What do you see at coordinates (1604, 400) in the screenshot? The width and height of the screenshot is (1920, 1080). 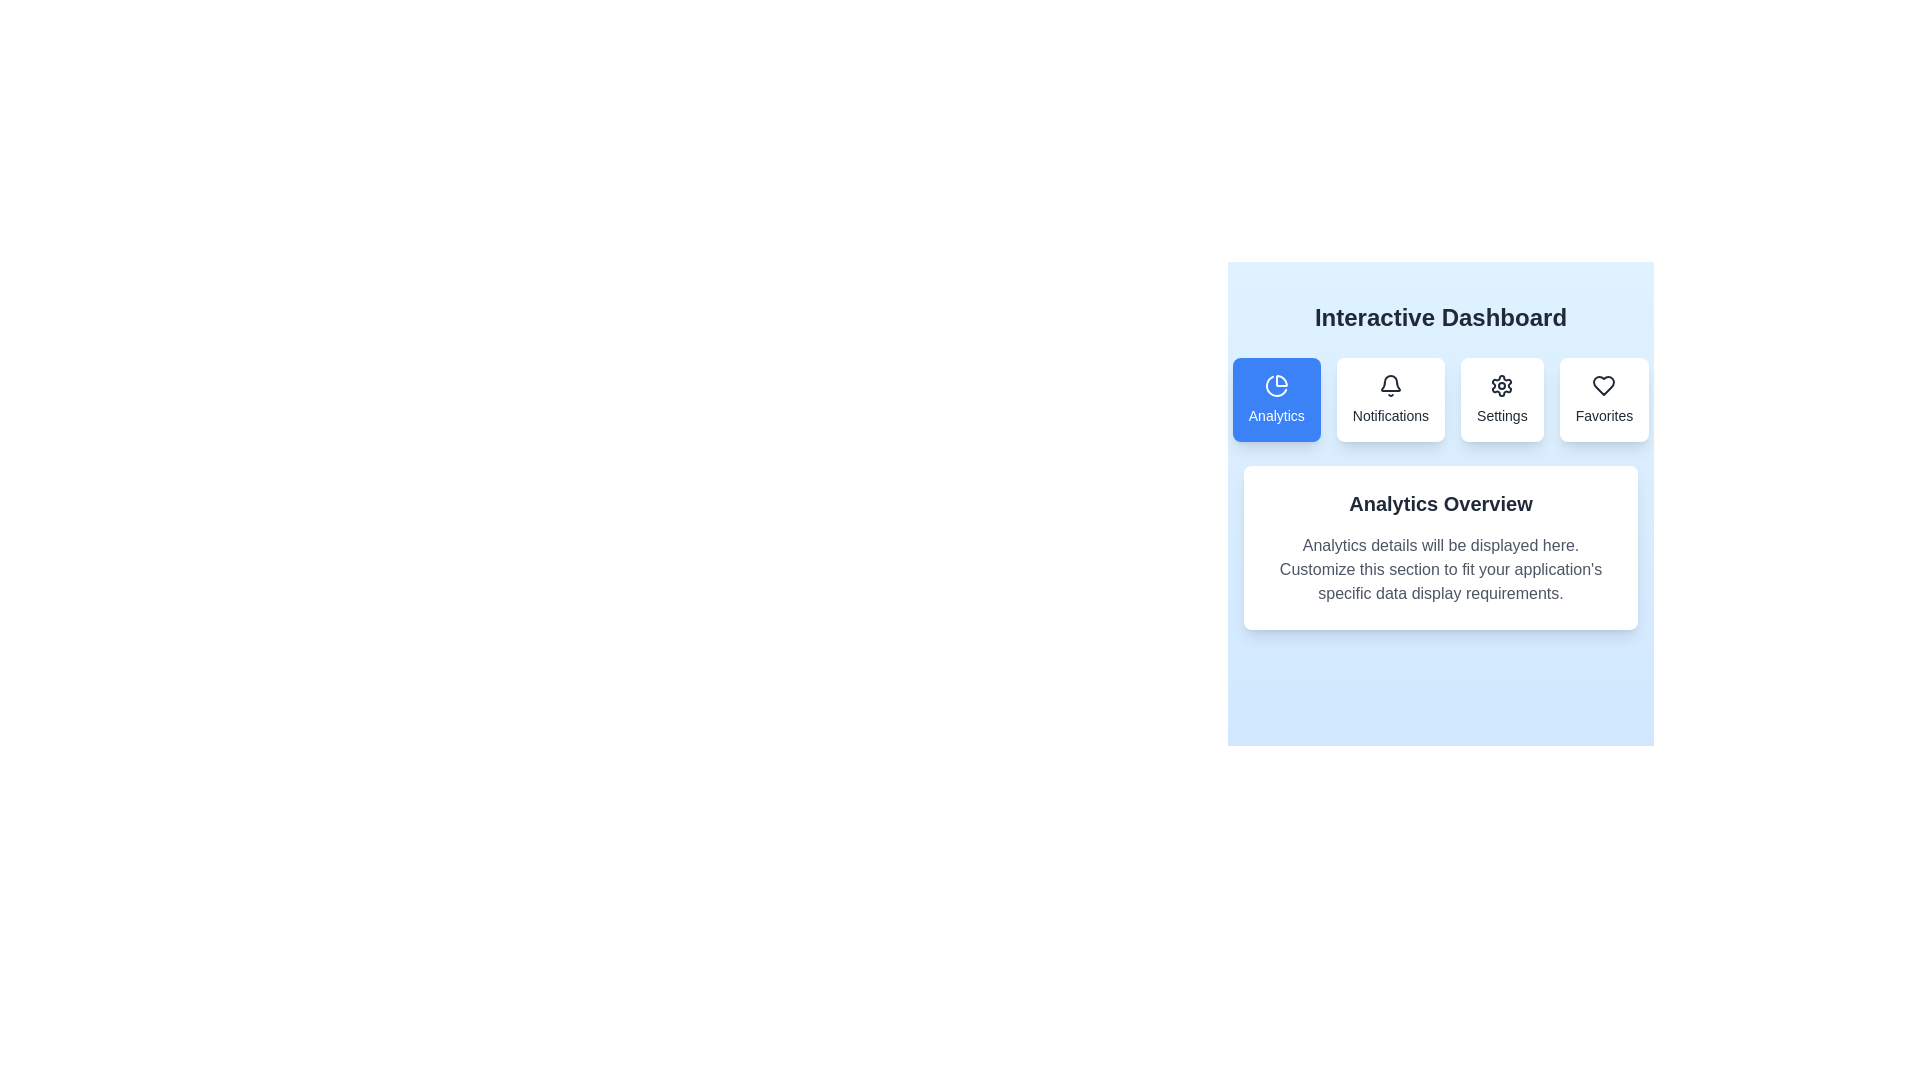 I see `the 'Favorites' button, which is a rectangular button with rounded corners and a heart-shaped outline icon, to activate its hover state` at bounding box center [1604, 400].